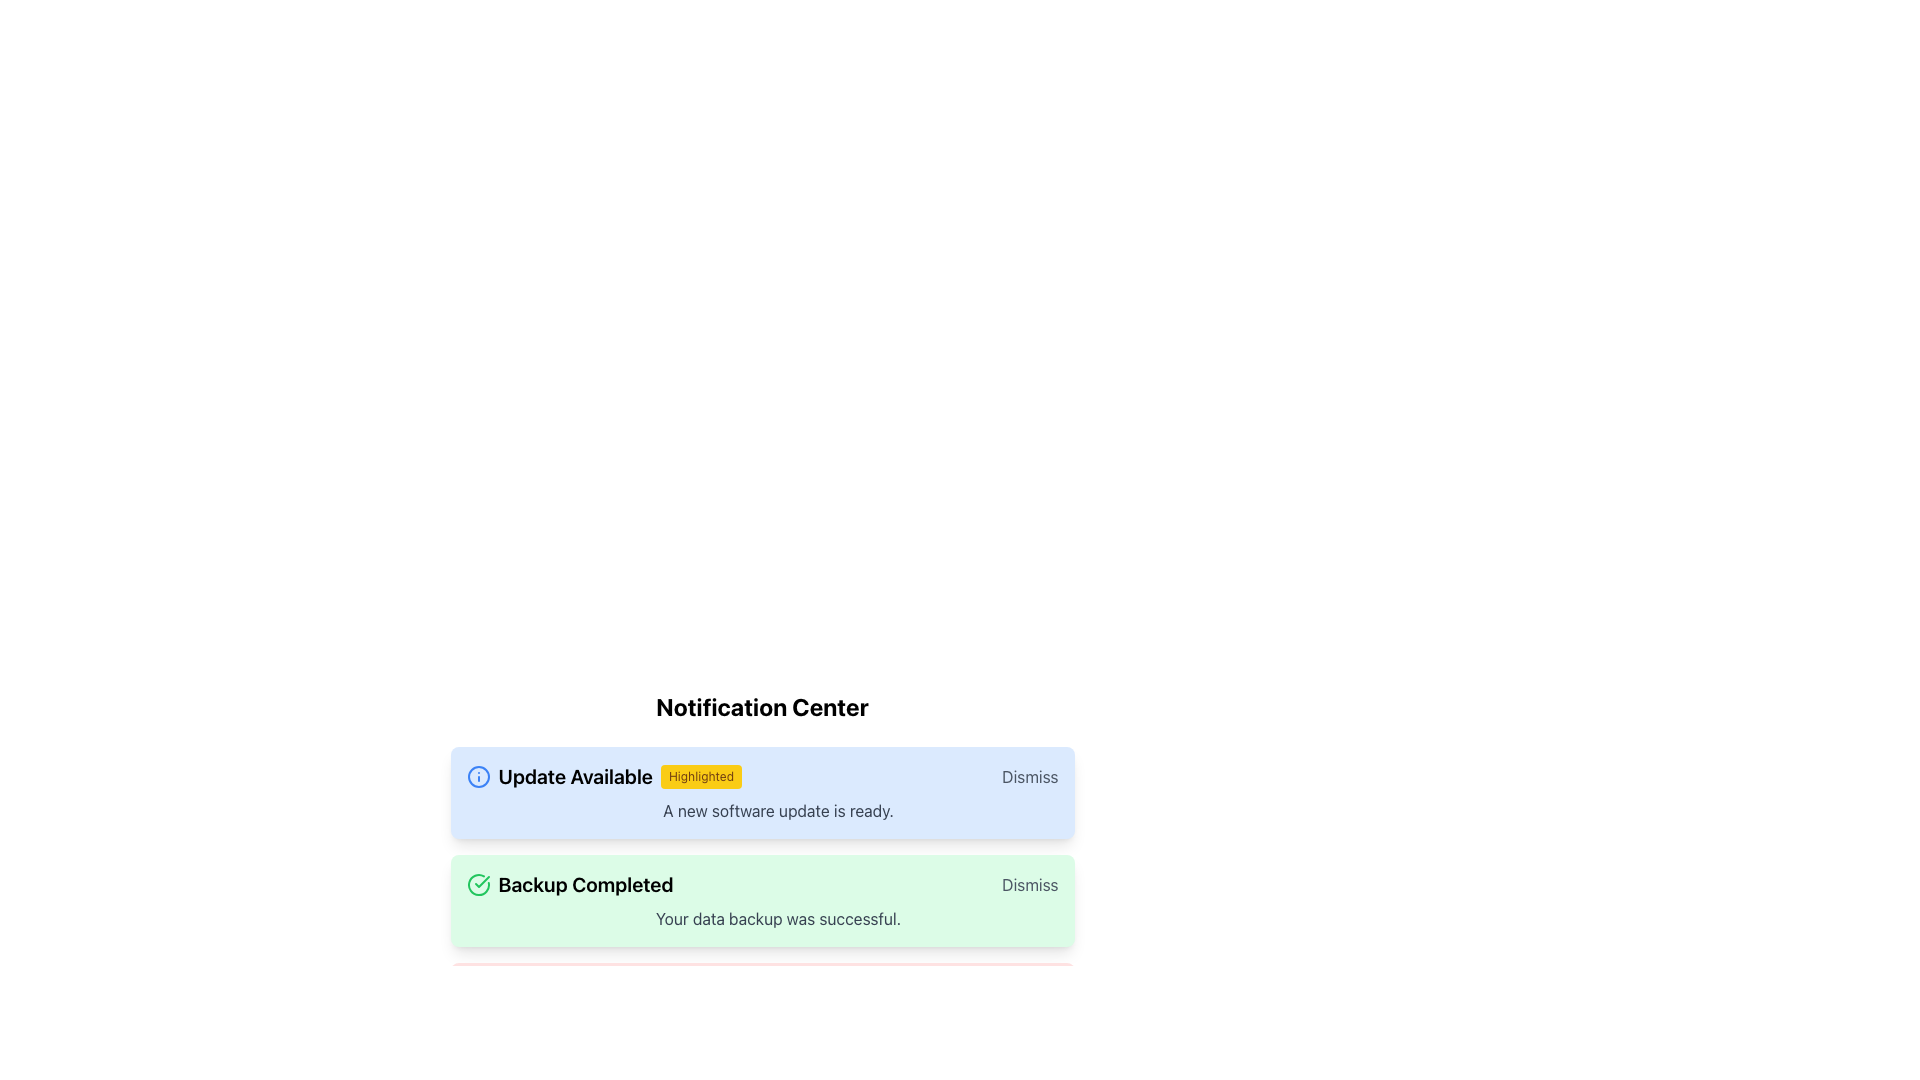  What do you see at coordinates (761, 775) in the screenshot?
I see `details of the first notification bar that displays 'Update Available' with a yellow 'Highlighted' badge and a 'Dismiss' option` at bounding box center [761, 775].